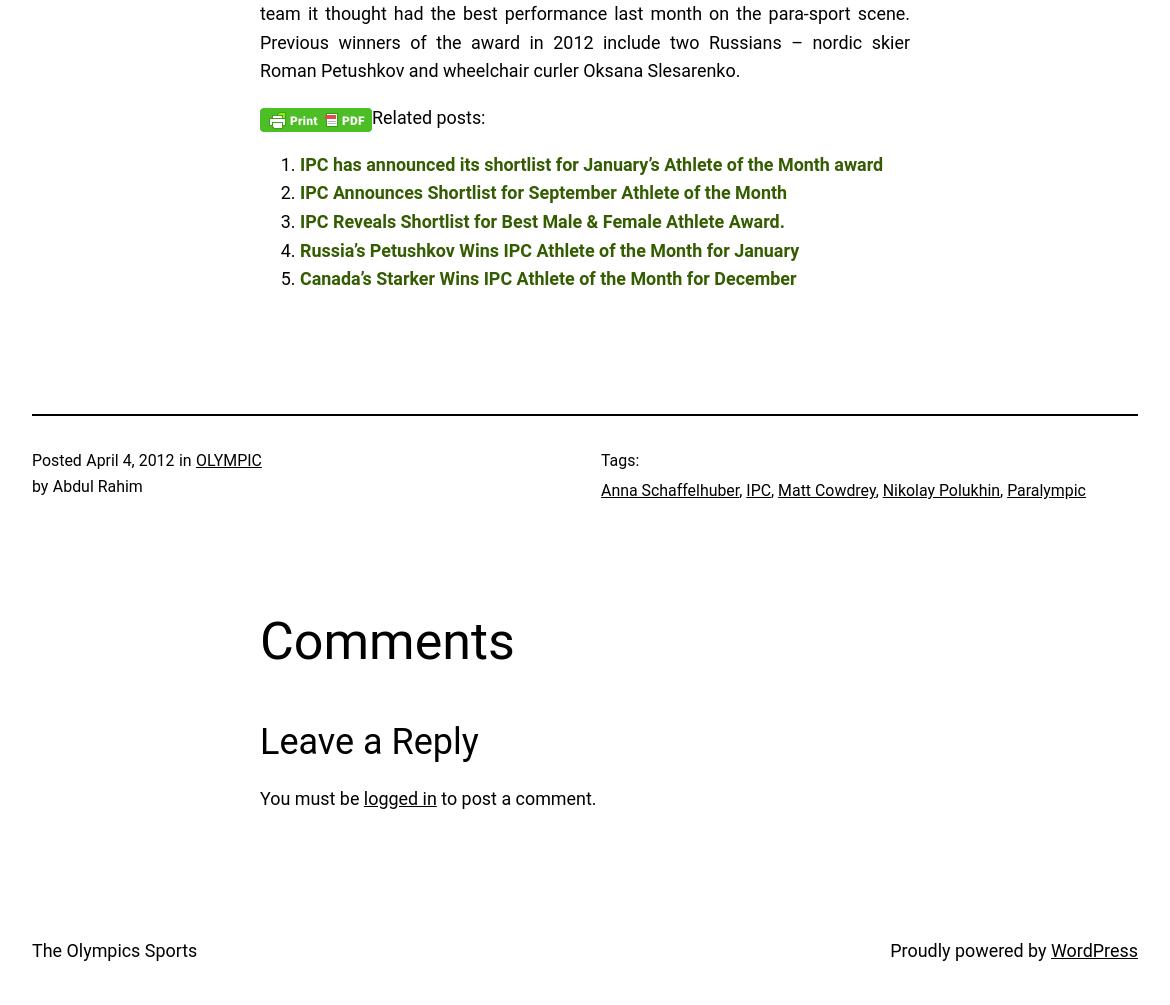 The width and height of the screenshot is (1170, 1005). I want to click on 'Comments', so click(386, 640).